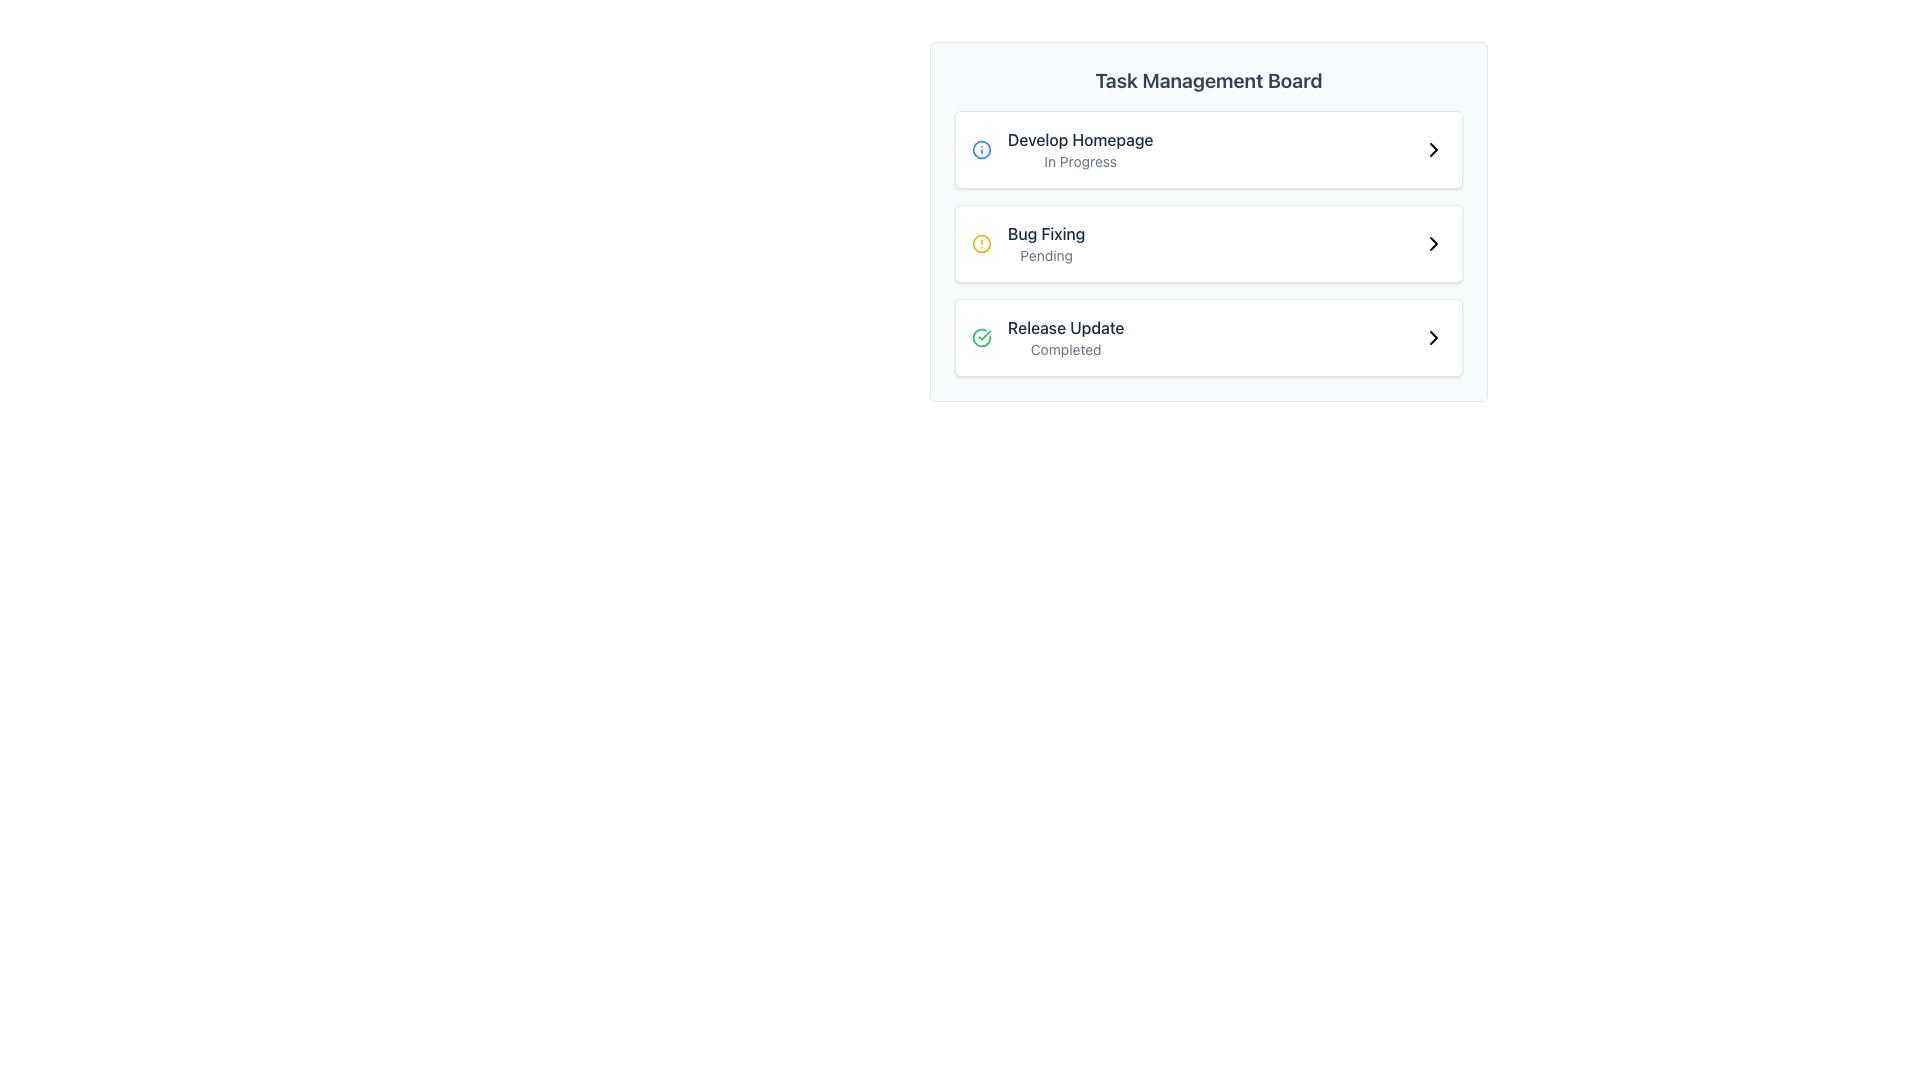 This screenshot has width=1920, height=1080. I want to click on the yellow circular SVG Circle Component that represents a warning or alert icon next to the 'Bug Fixing' task in the Task Management Board, so click(982, 242).